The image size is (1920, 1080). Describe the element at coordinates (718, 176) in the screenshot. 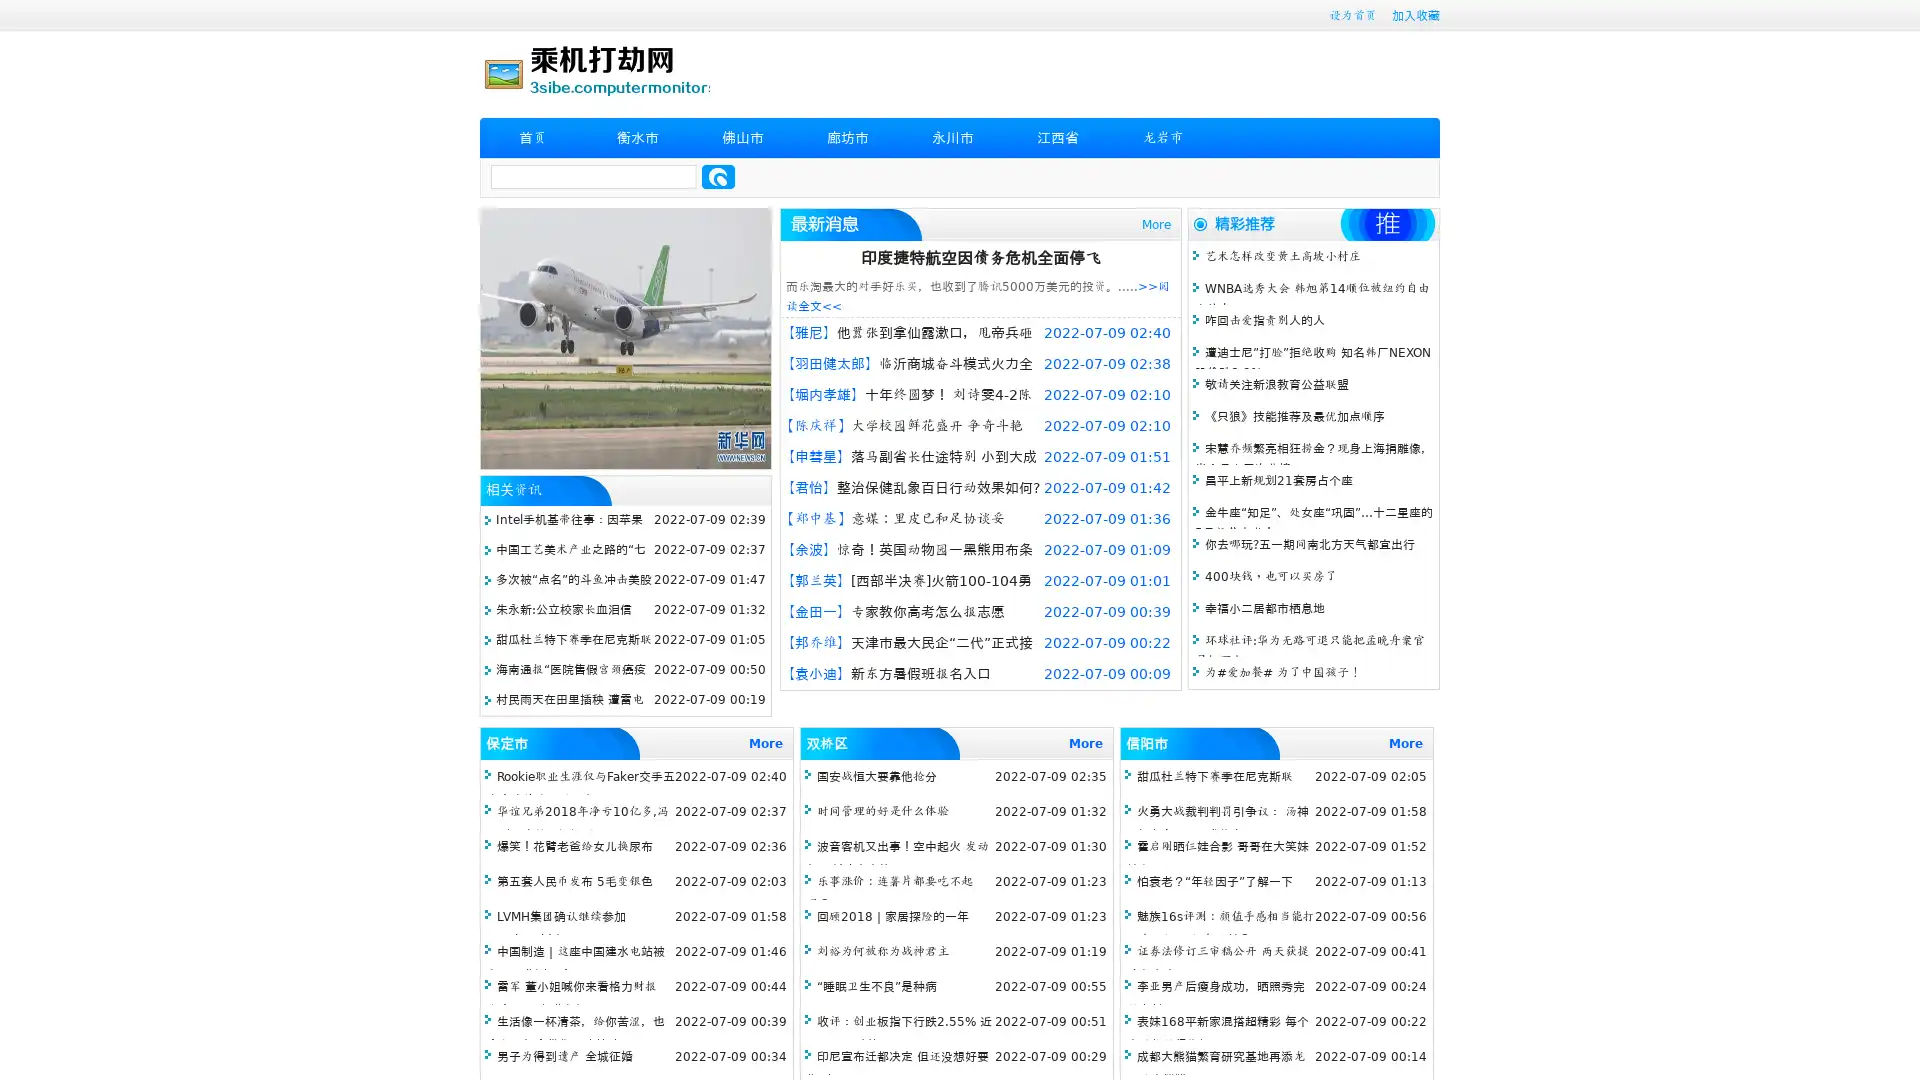

I see `Search` at that location.